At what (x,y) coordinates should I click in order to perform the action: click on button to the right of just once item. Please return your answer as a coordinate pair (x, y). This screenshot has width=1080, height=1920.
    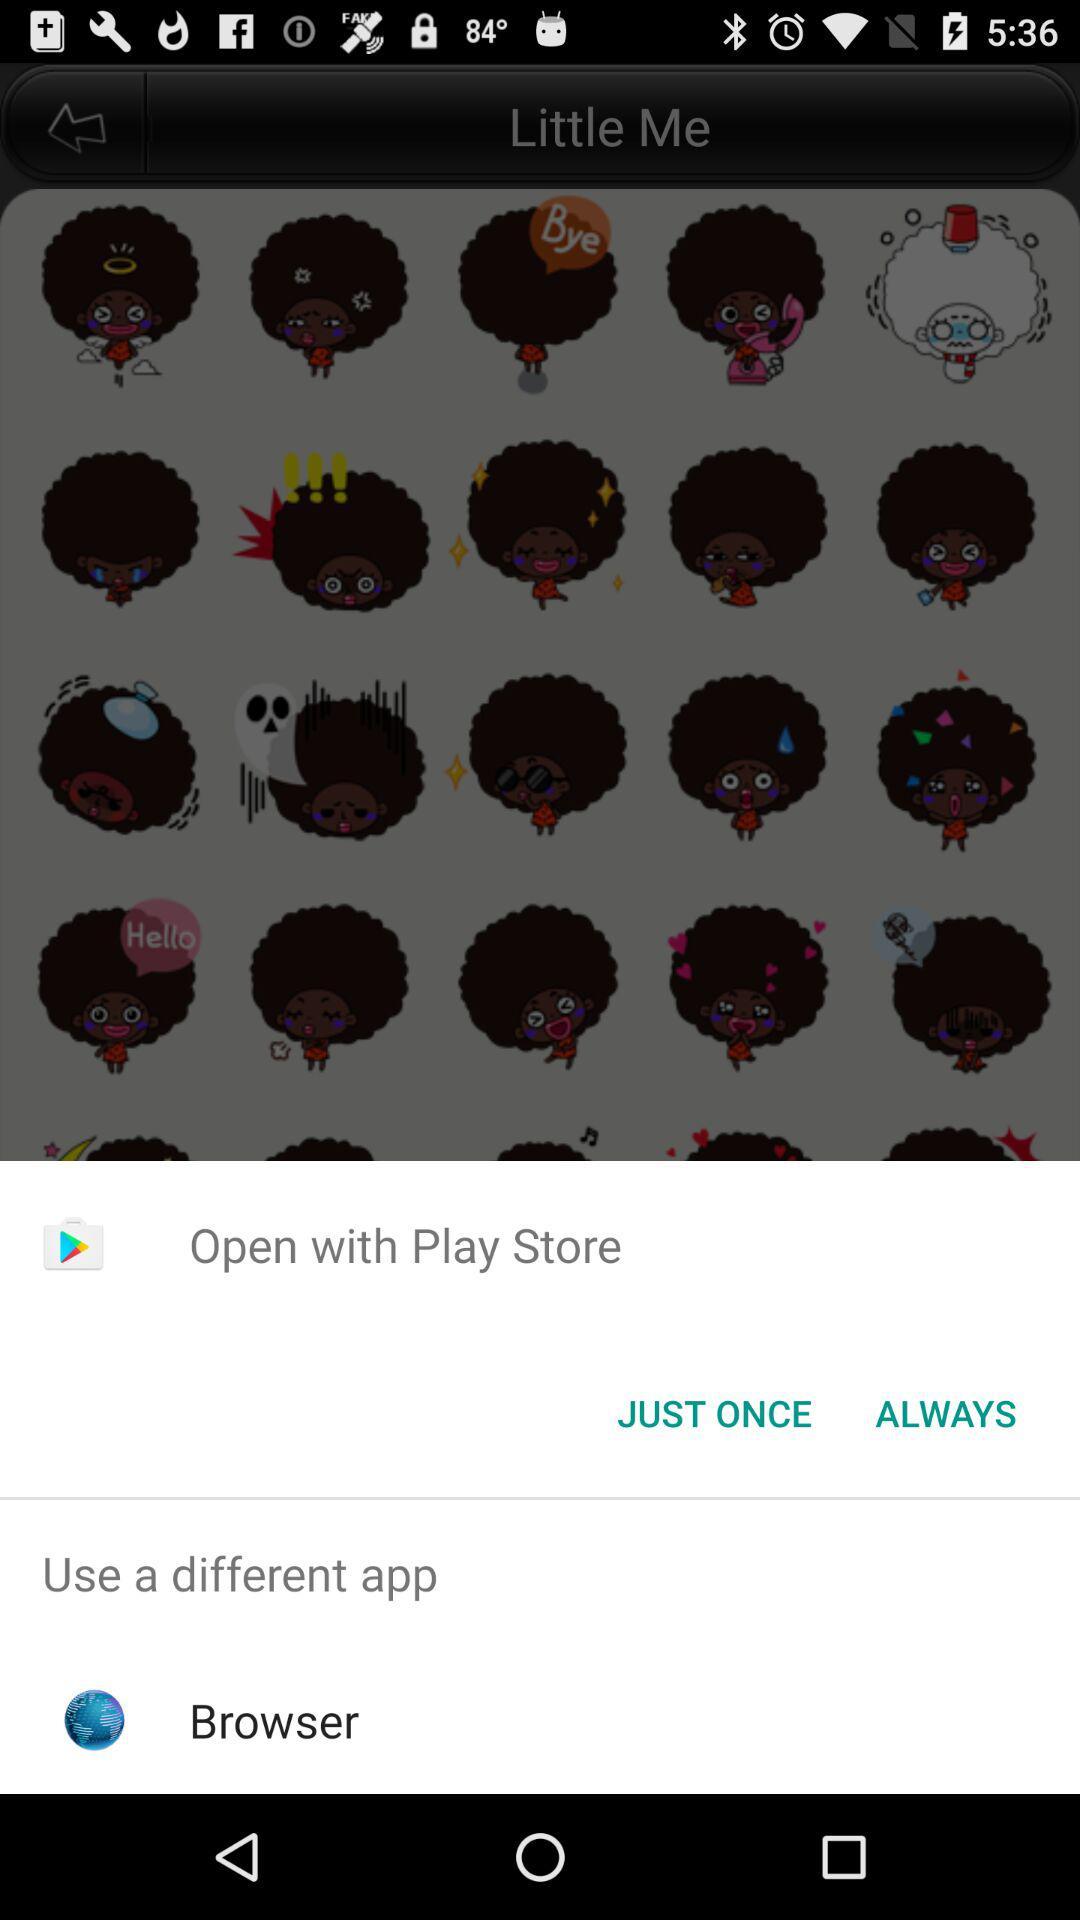
    Looking at the image, I should click on (945, 1411).